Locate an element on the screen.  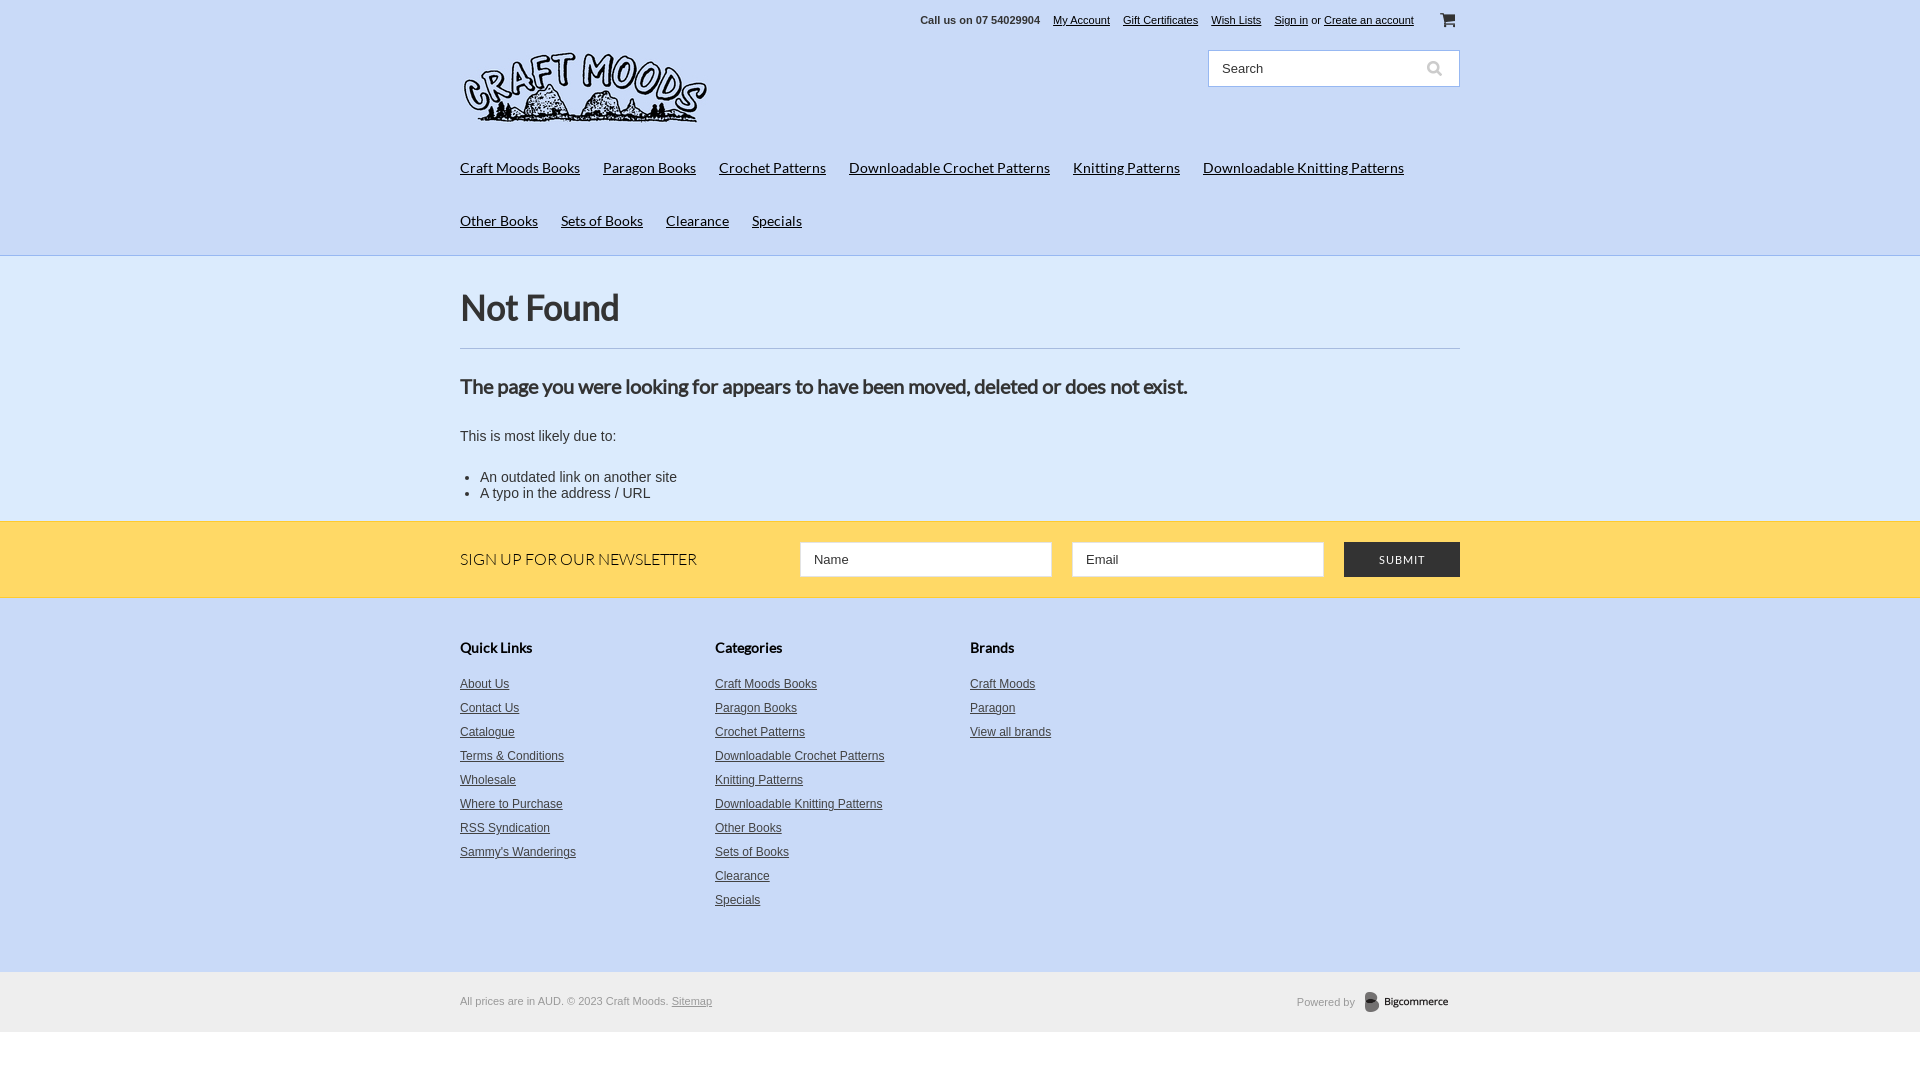
'Submit' is located at coordinates (1400, 559).